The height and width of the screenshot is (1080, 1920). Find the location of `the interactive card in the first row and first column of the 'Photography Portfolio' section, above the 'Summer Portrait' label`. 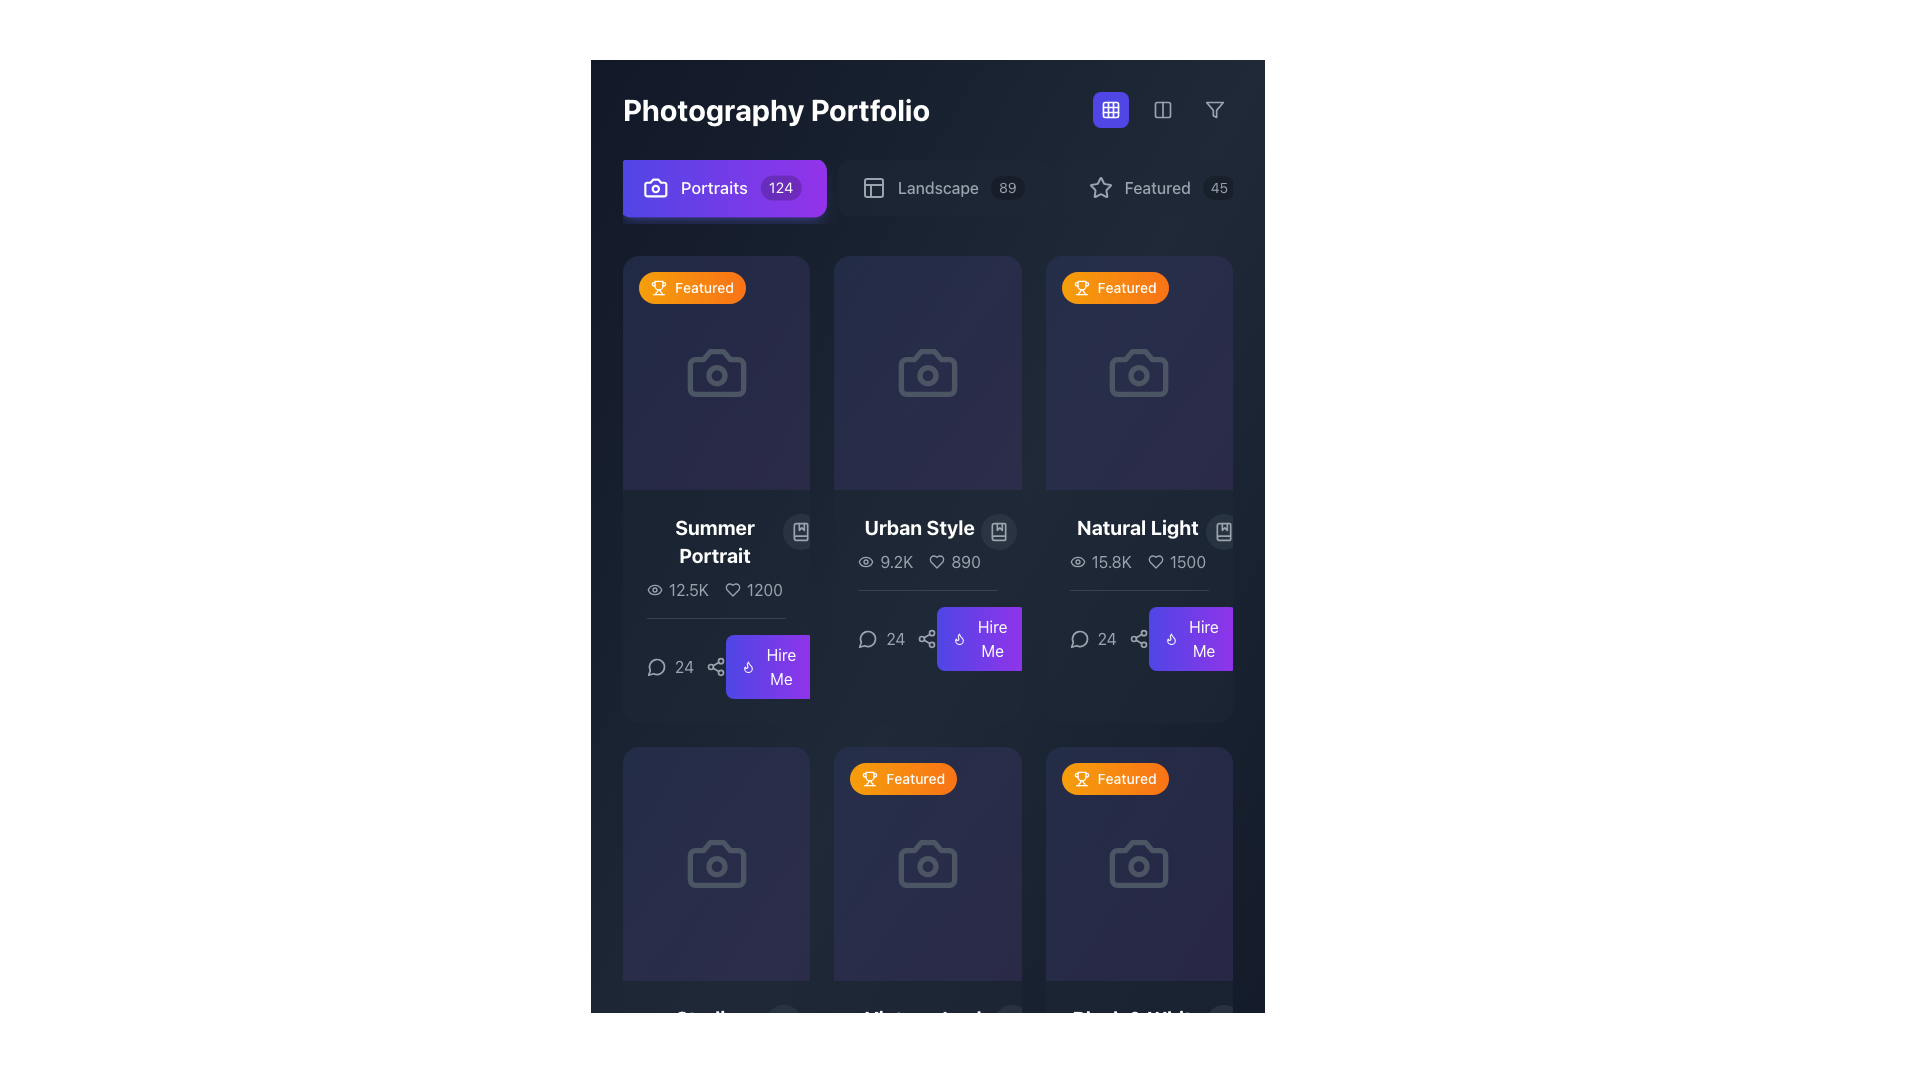

the interactive card in the first row and first column of the 'Photography Portfolio' section, above the 'Summer Portrait' label is located at coordinates (716, 373).